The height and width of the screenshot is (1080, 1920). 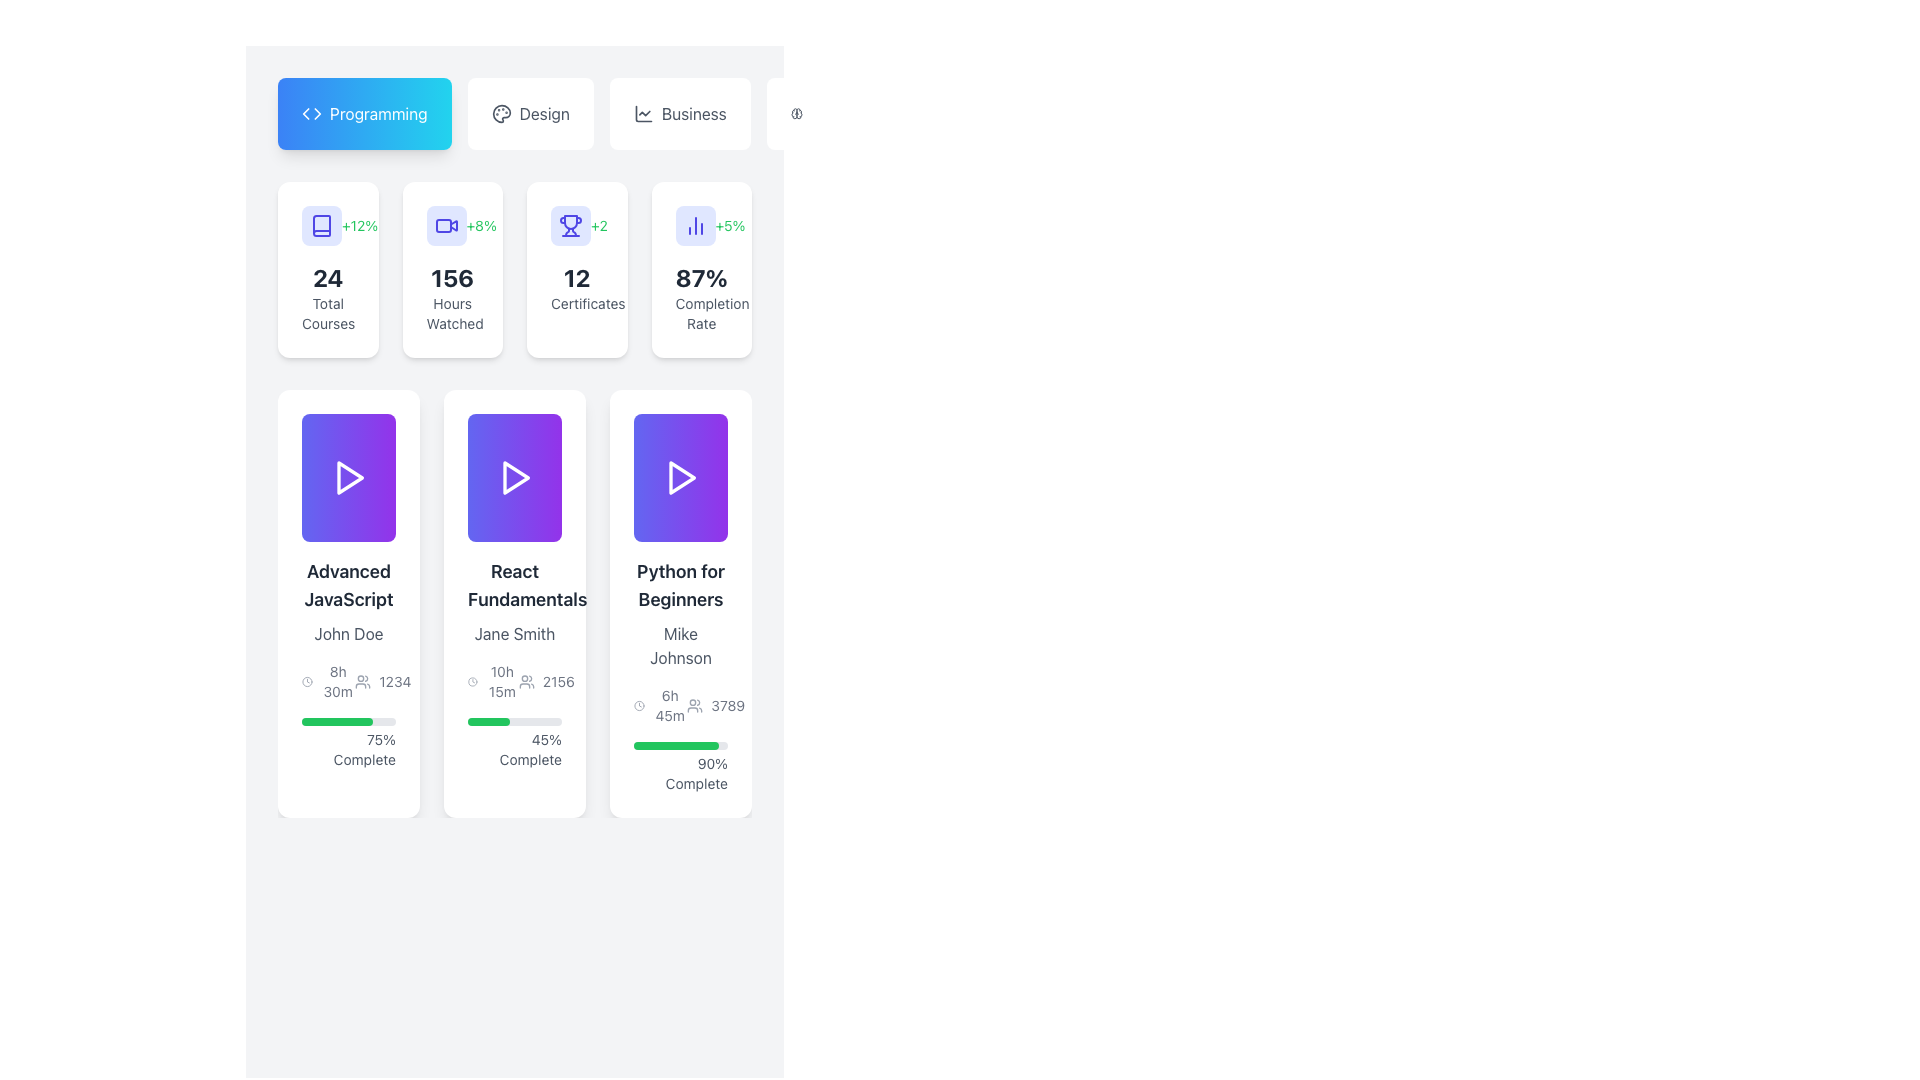 What do you see at coordinates (364, 114) in the screenshot?
I see `the 'Programming' button, which is a rectangular button with a gradient background transitioning from blue to cyan, located at the top section of the interface and is the first button from the left among sibling buttons labeled 'Design' and 'Business'` at bounding box center [364, 114].